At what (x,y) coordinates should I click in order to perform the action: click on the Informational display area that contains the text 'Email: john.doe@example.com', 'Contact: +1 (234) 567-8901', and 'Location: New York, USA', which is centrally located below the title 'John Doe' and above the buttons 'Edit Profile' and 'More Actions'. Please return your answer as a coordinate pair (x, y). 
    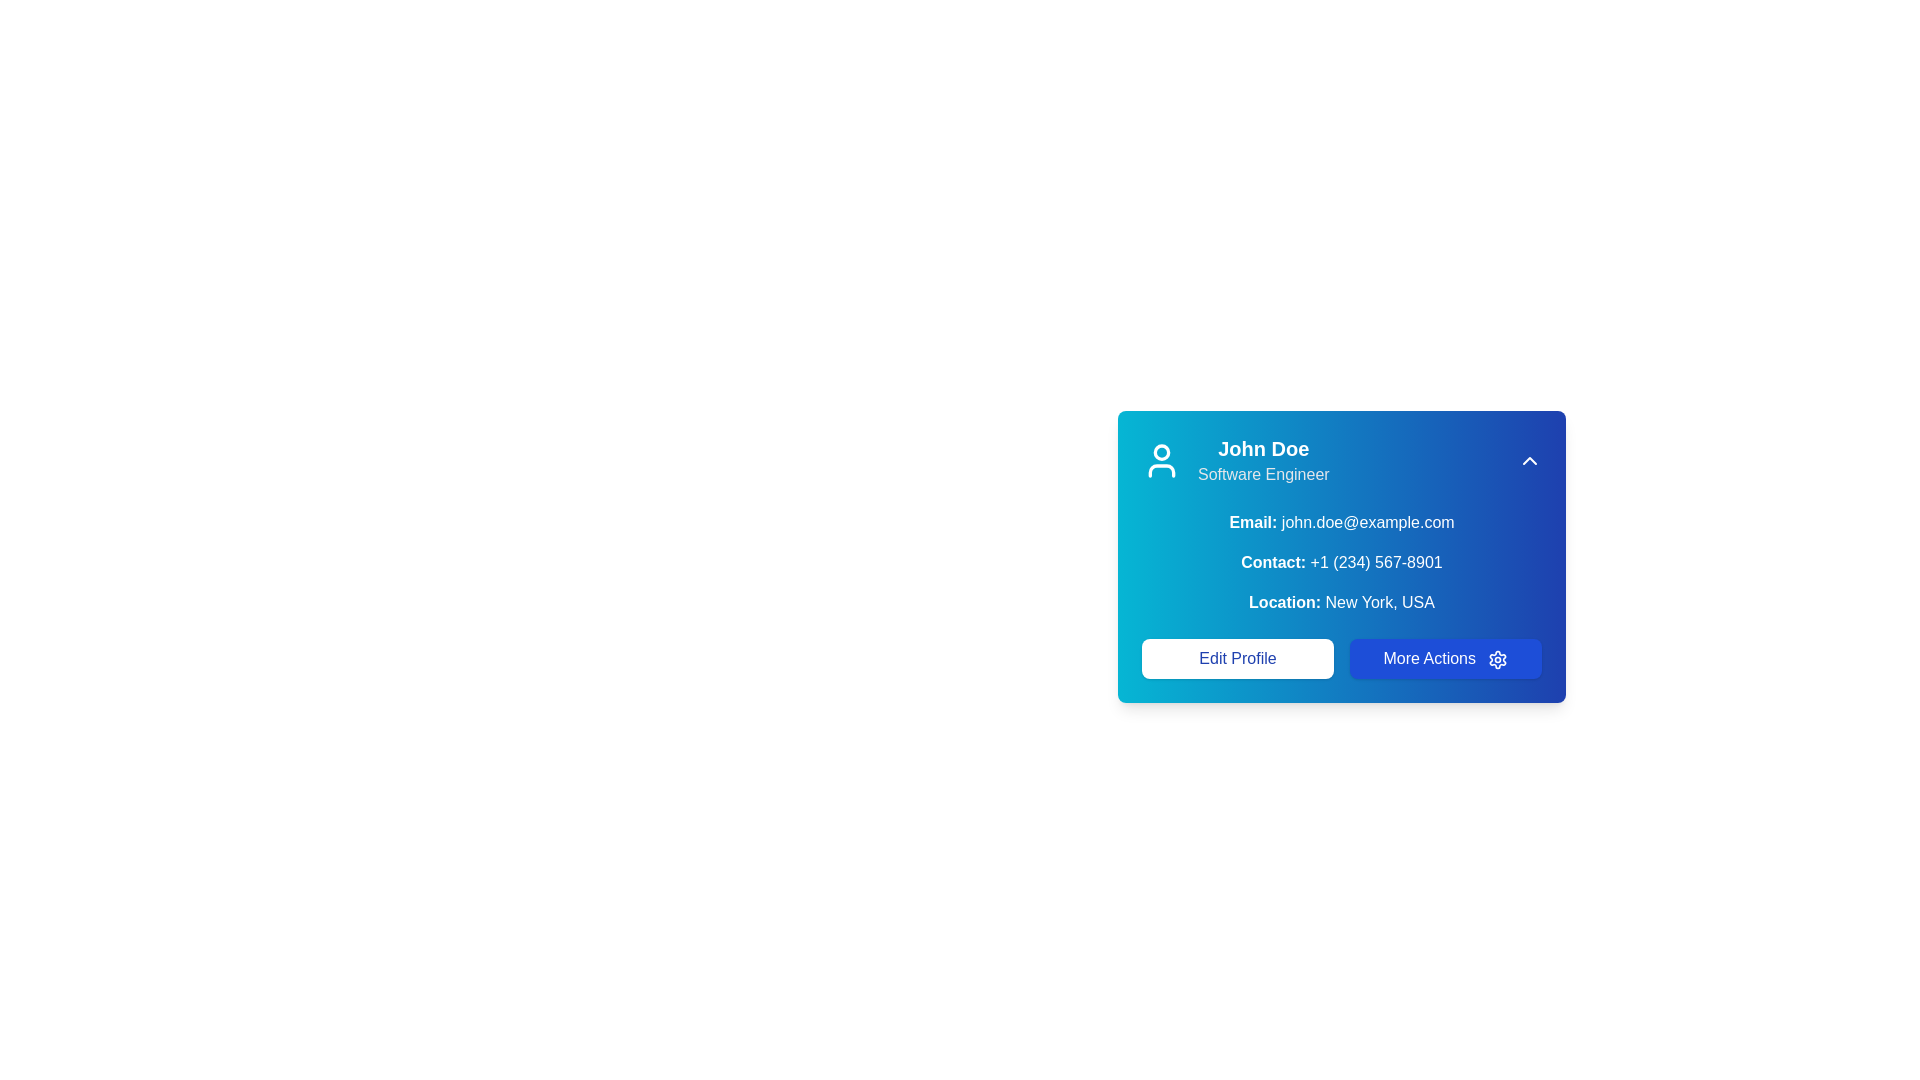
    Looking at the image, I should click on (1342, 563).